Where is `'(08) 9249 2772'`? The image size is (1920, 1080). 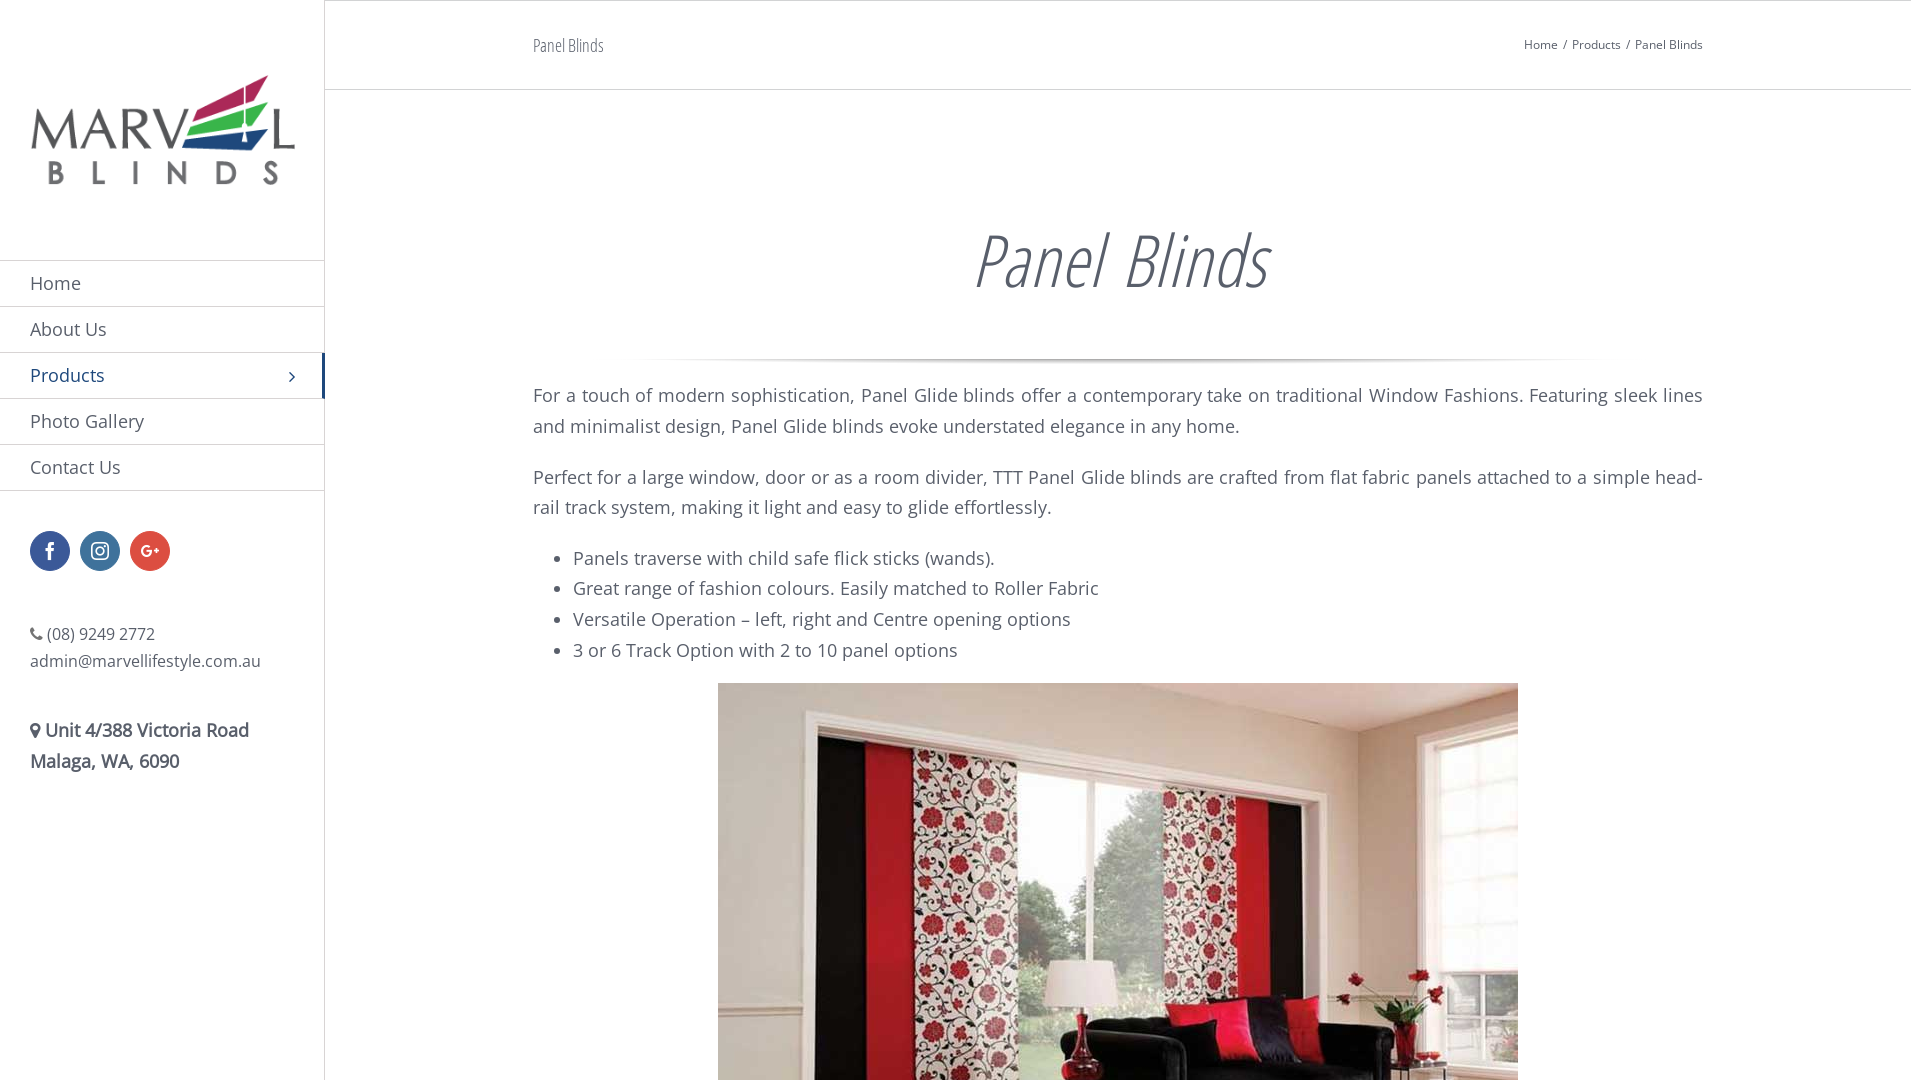
'(08) 9249 2772' is located at coordinates (47, 633).